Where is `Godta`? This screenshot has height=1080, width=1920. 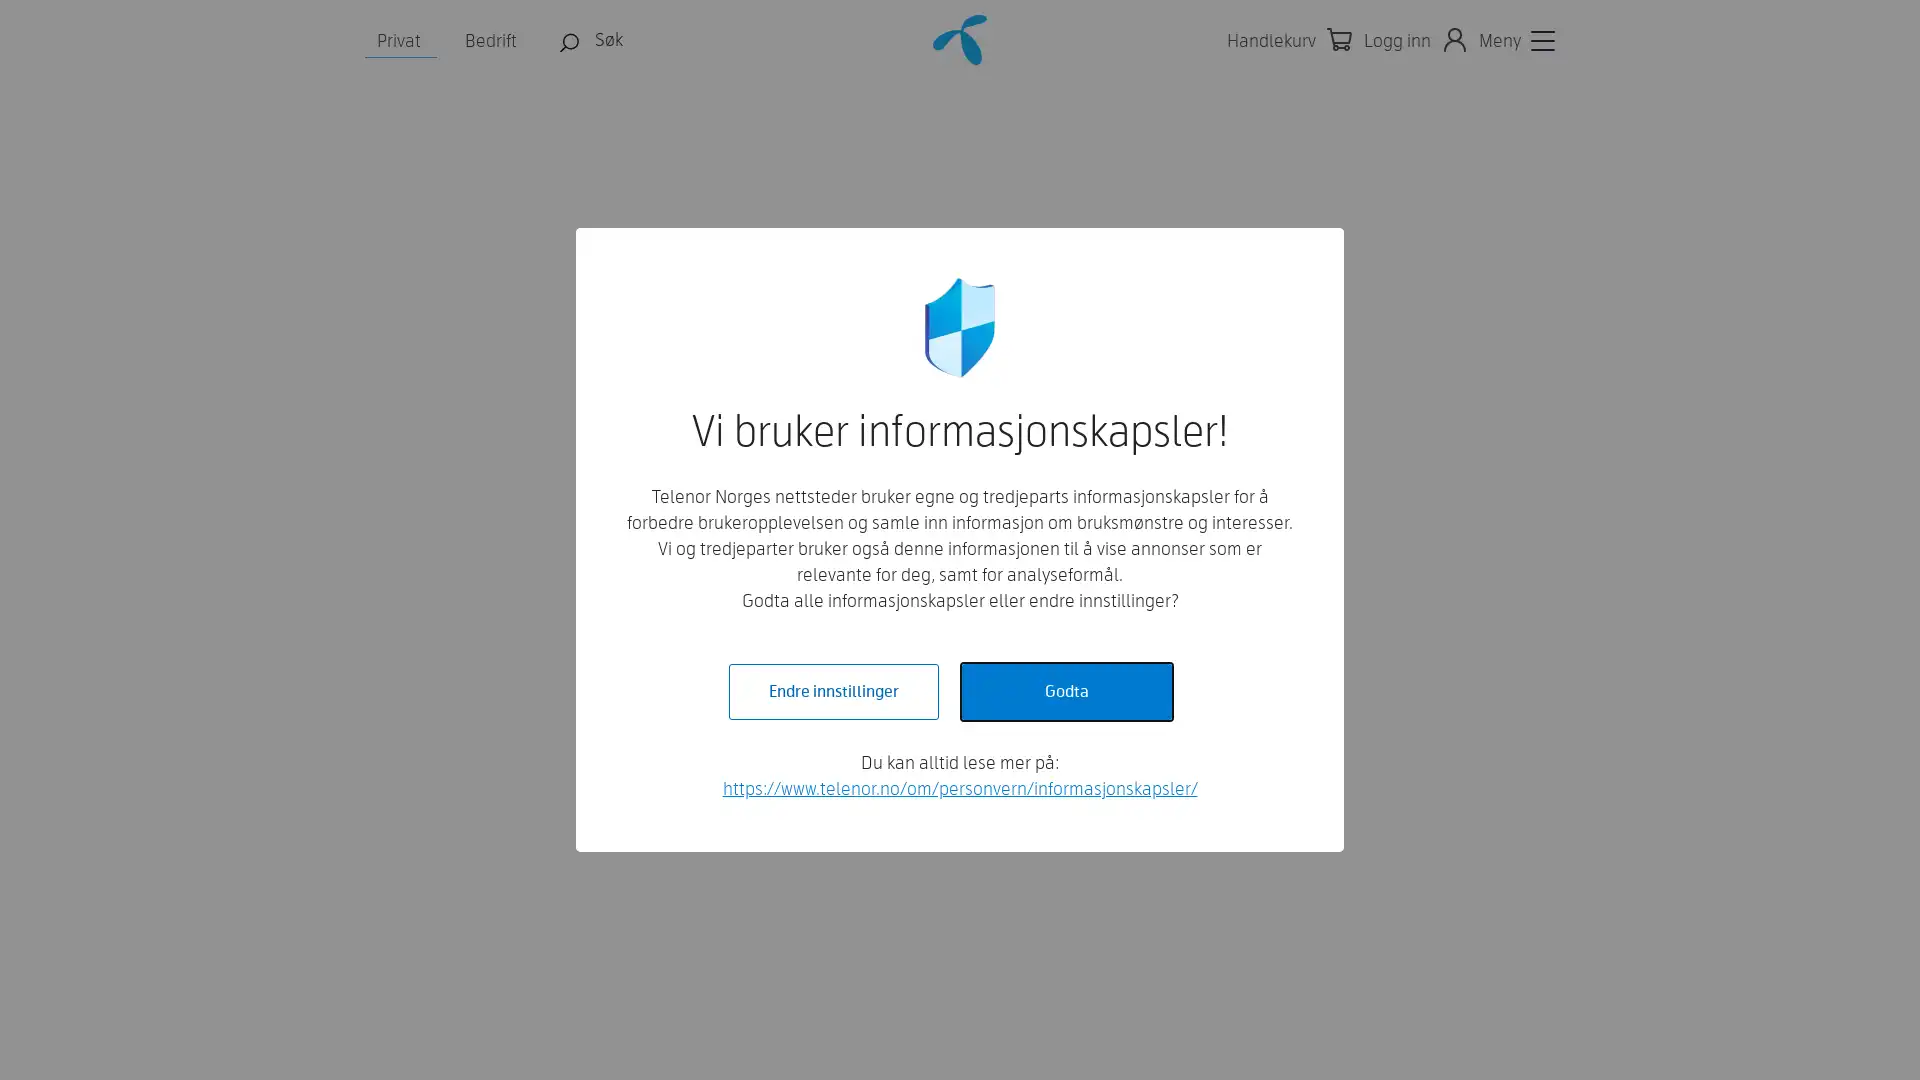
Godta is located at coordinates (1064, 690).